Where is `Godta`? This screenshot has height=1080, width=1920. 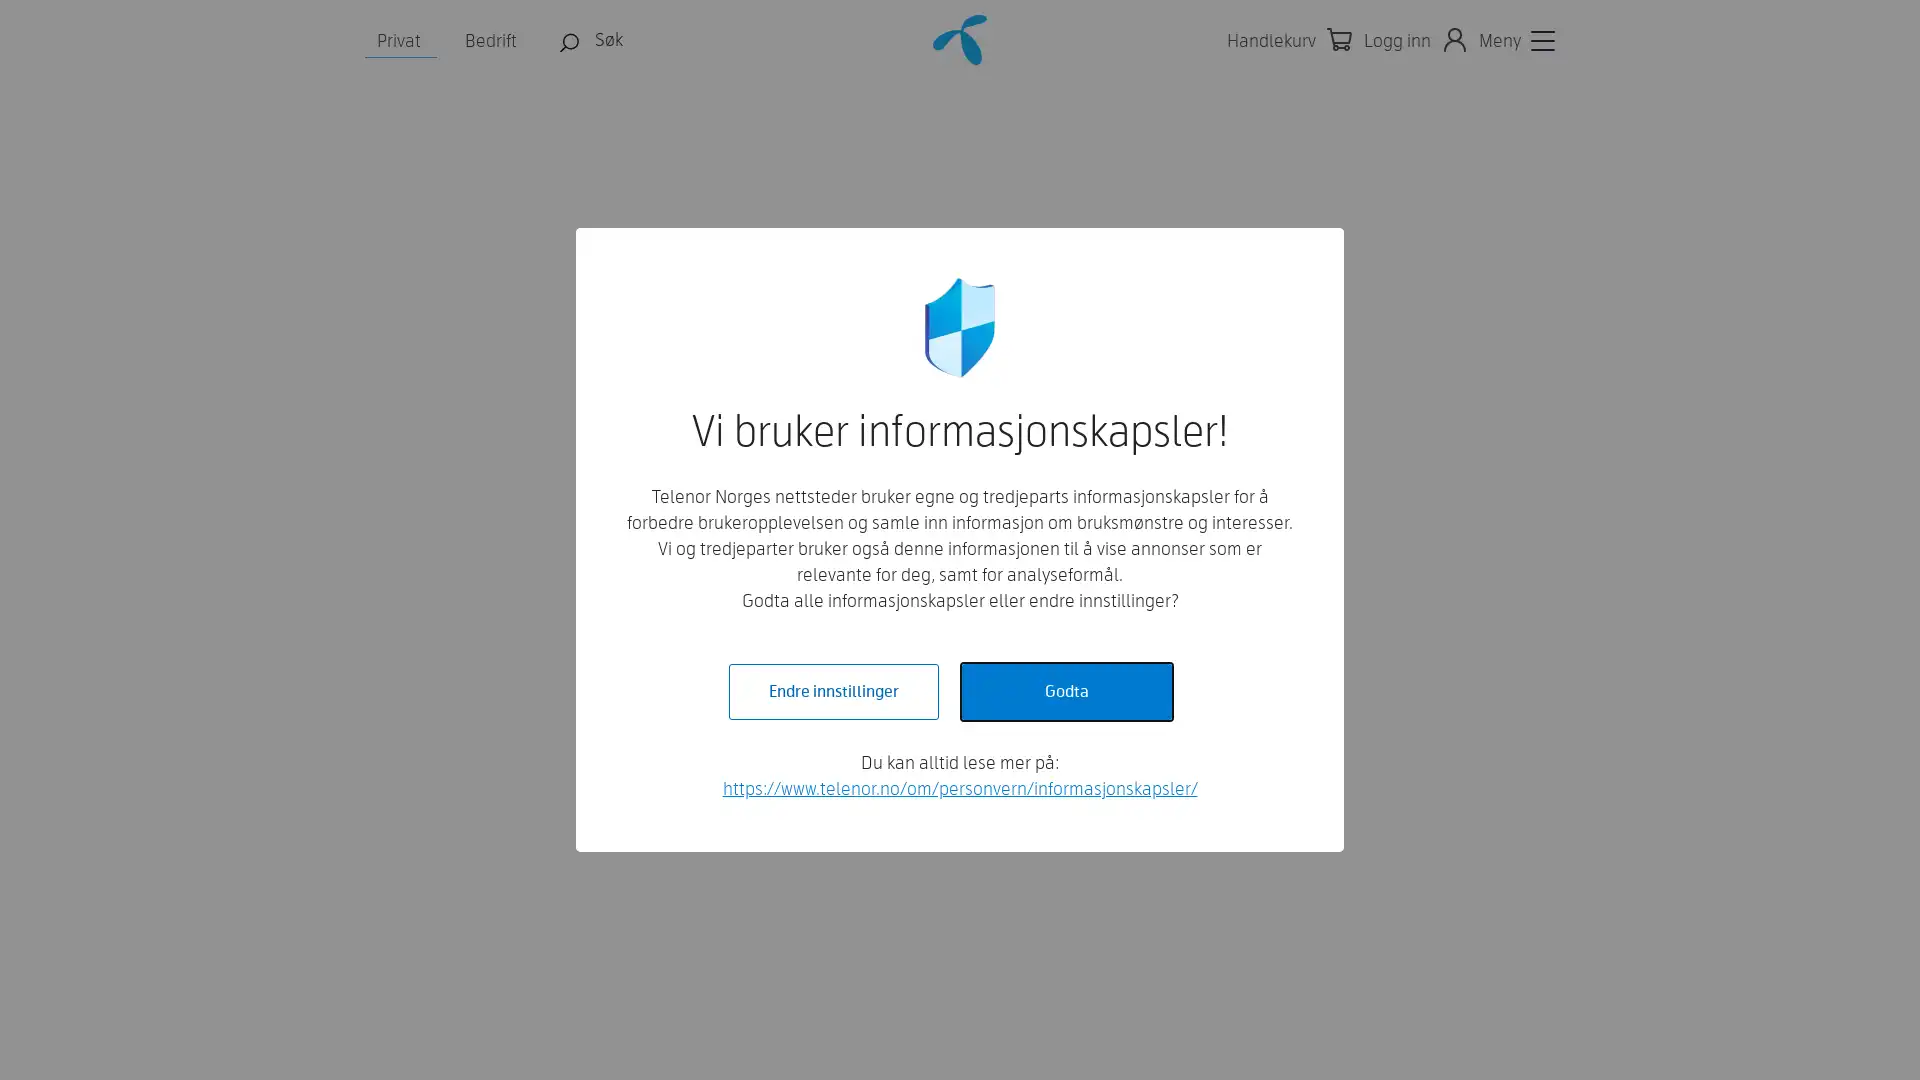
Godta is located at coordinates (1064, 690).